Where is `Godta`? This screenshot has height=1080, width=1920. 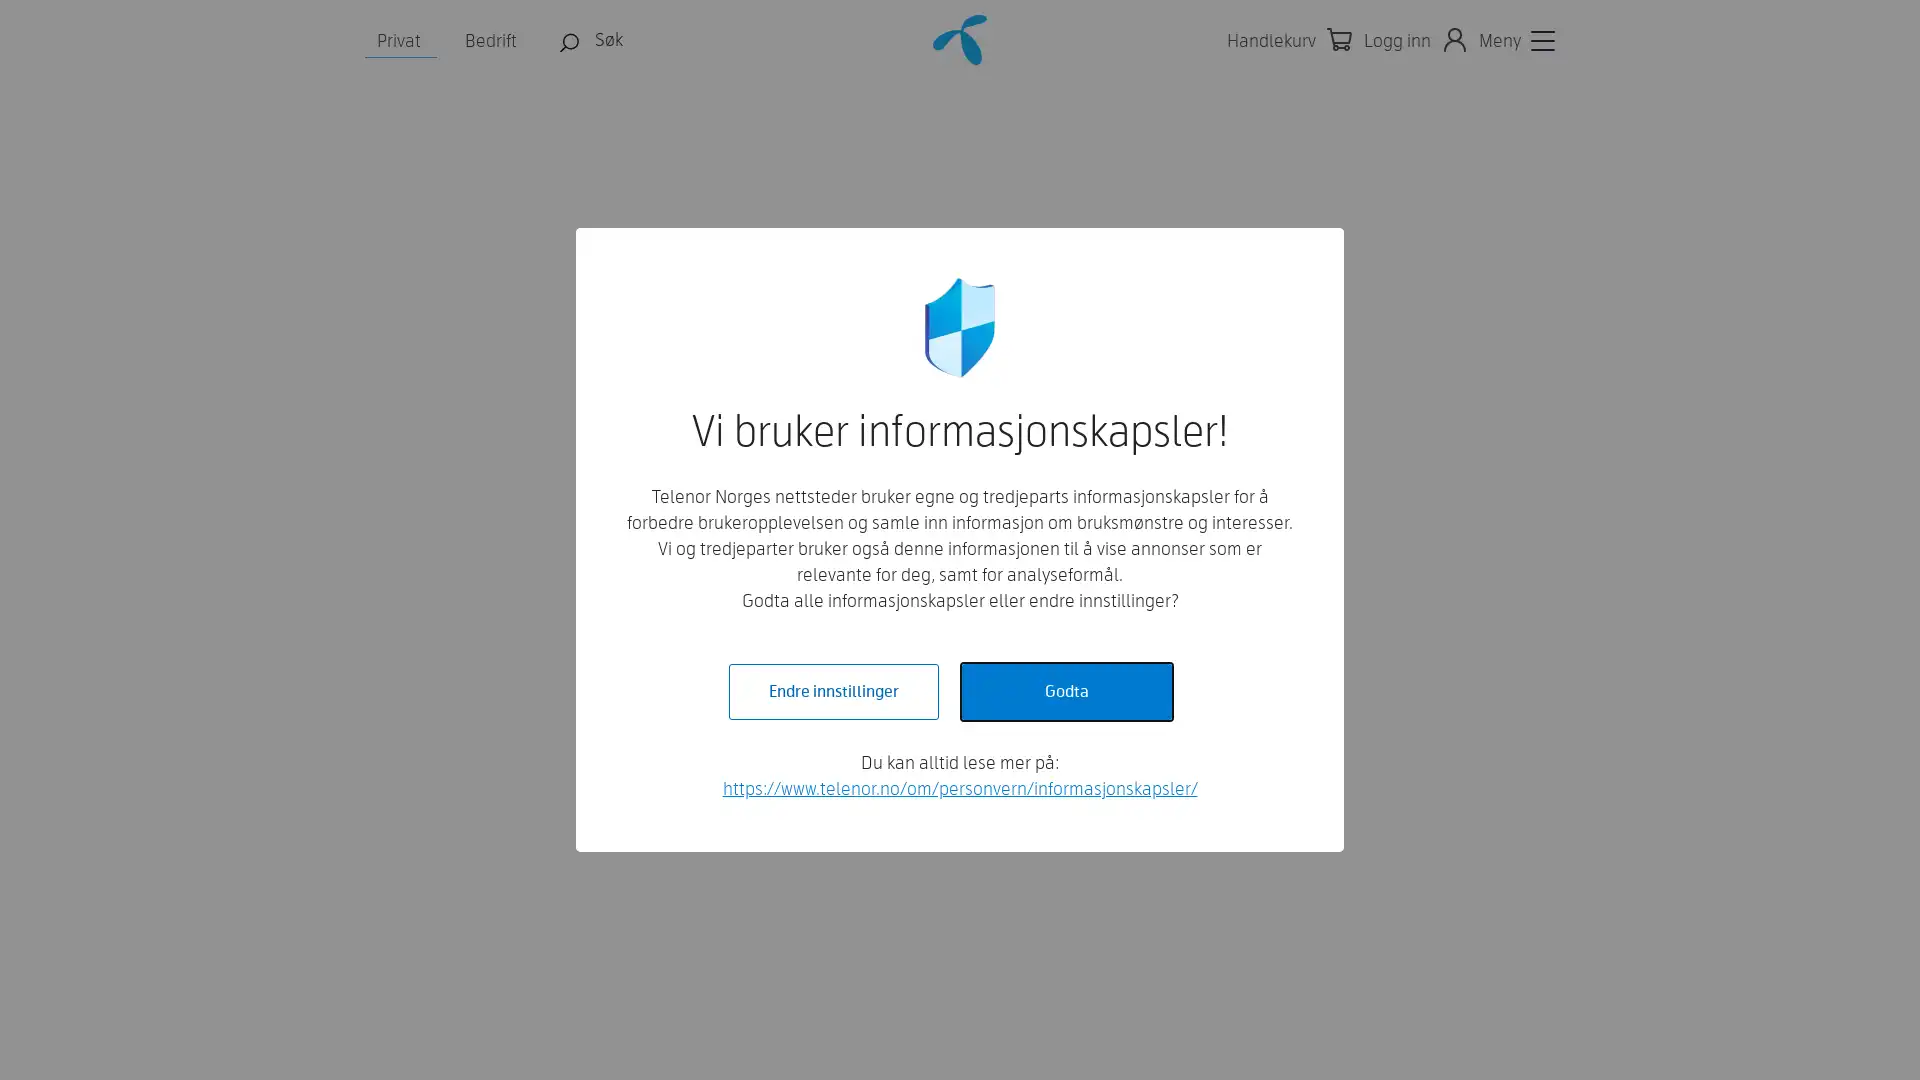
Godta is located at coordinates (1064, 690).